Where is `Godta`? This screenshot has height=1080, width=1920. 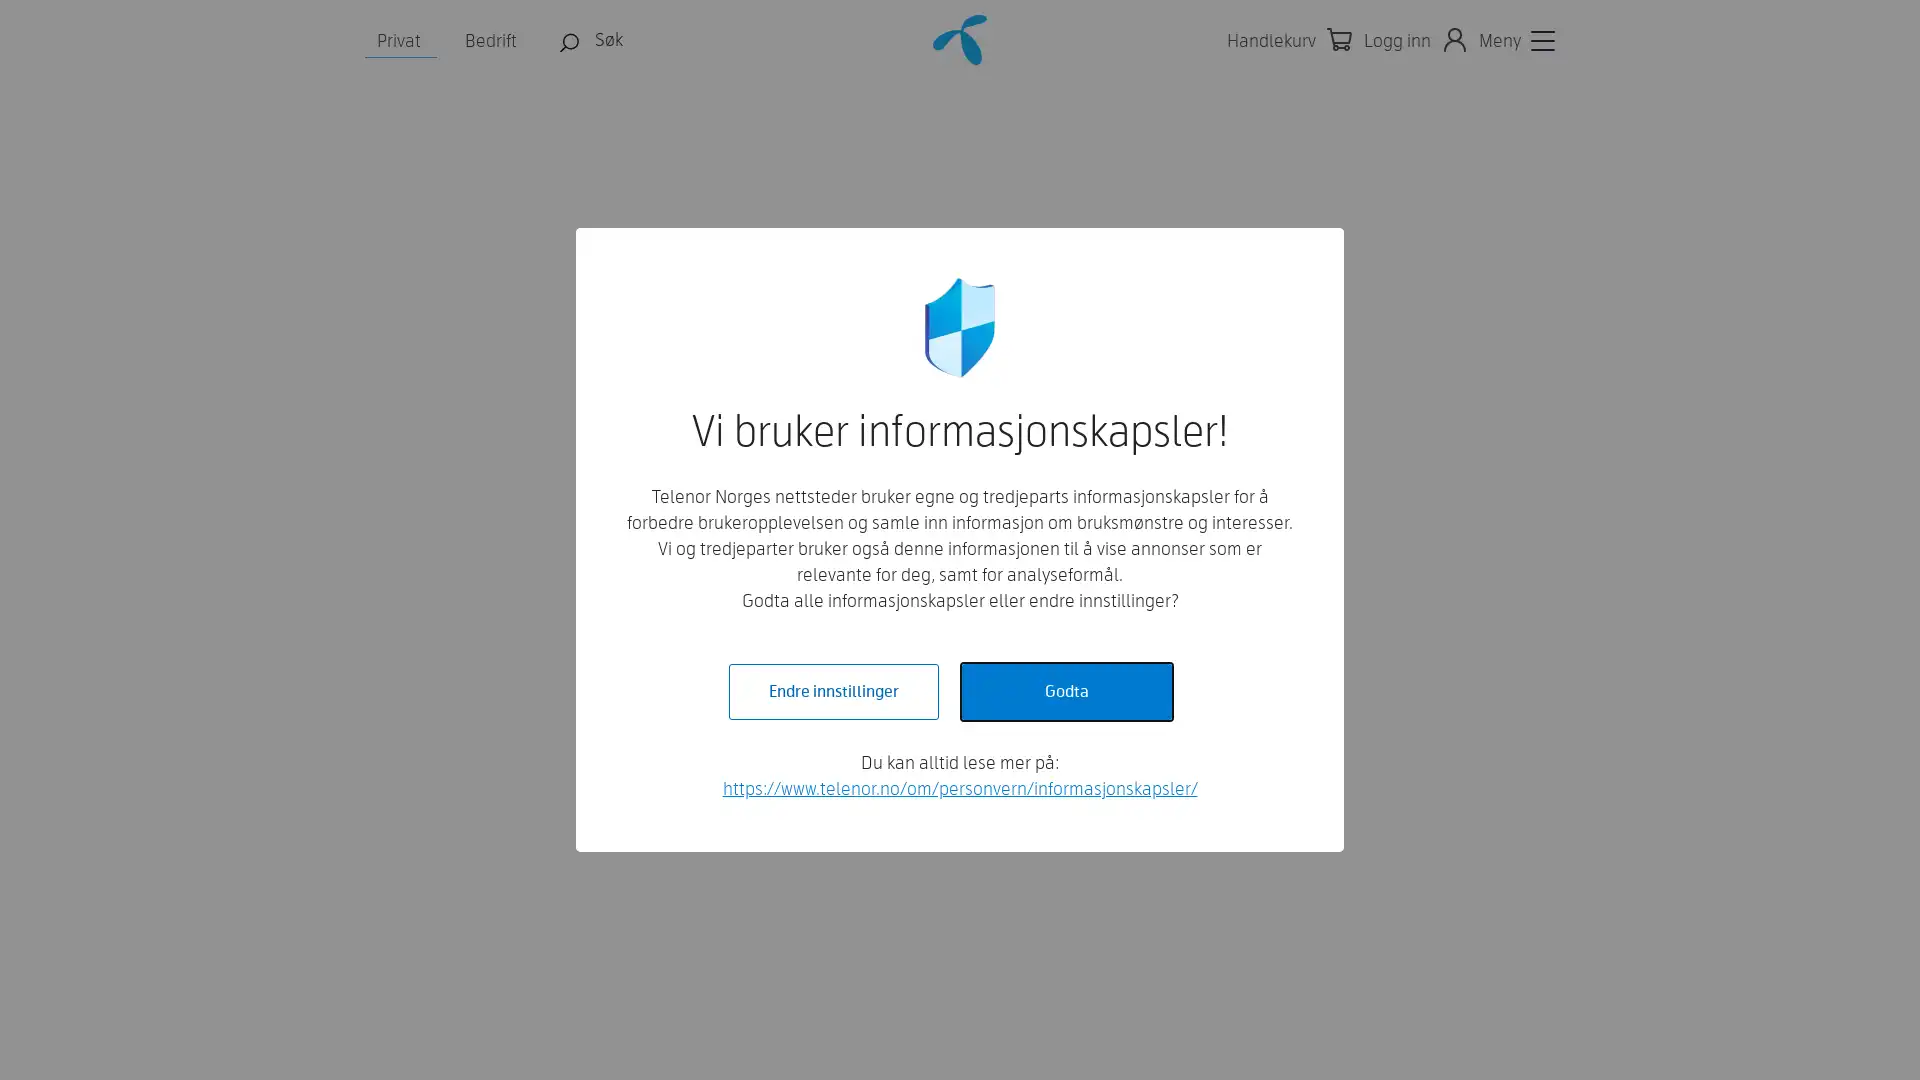
Godta is located at coordinates (1064, 690).